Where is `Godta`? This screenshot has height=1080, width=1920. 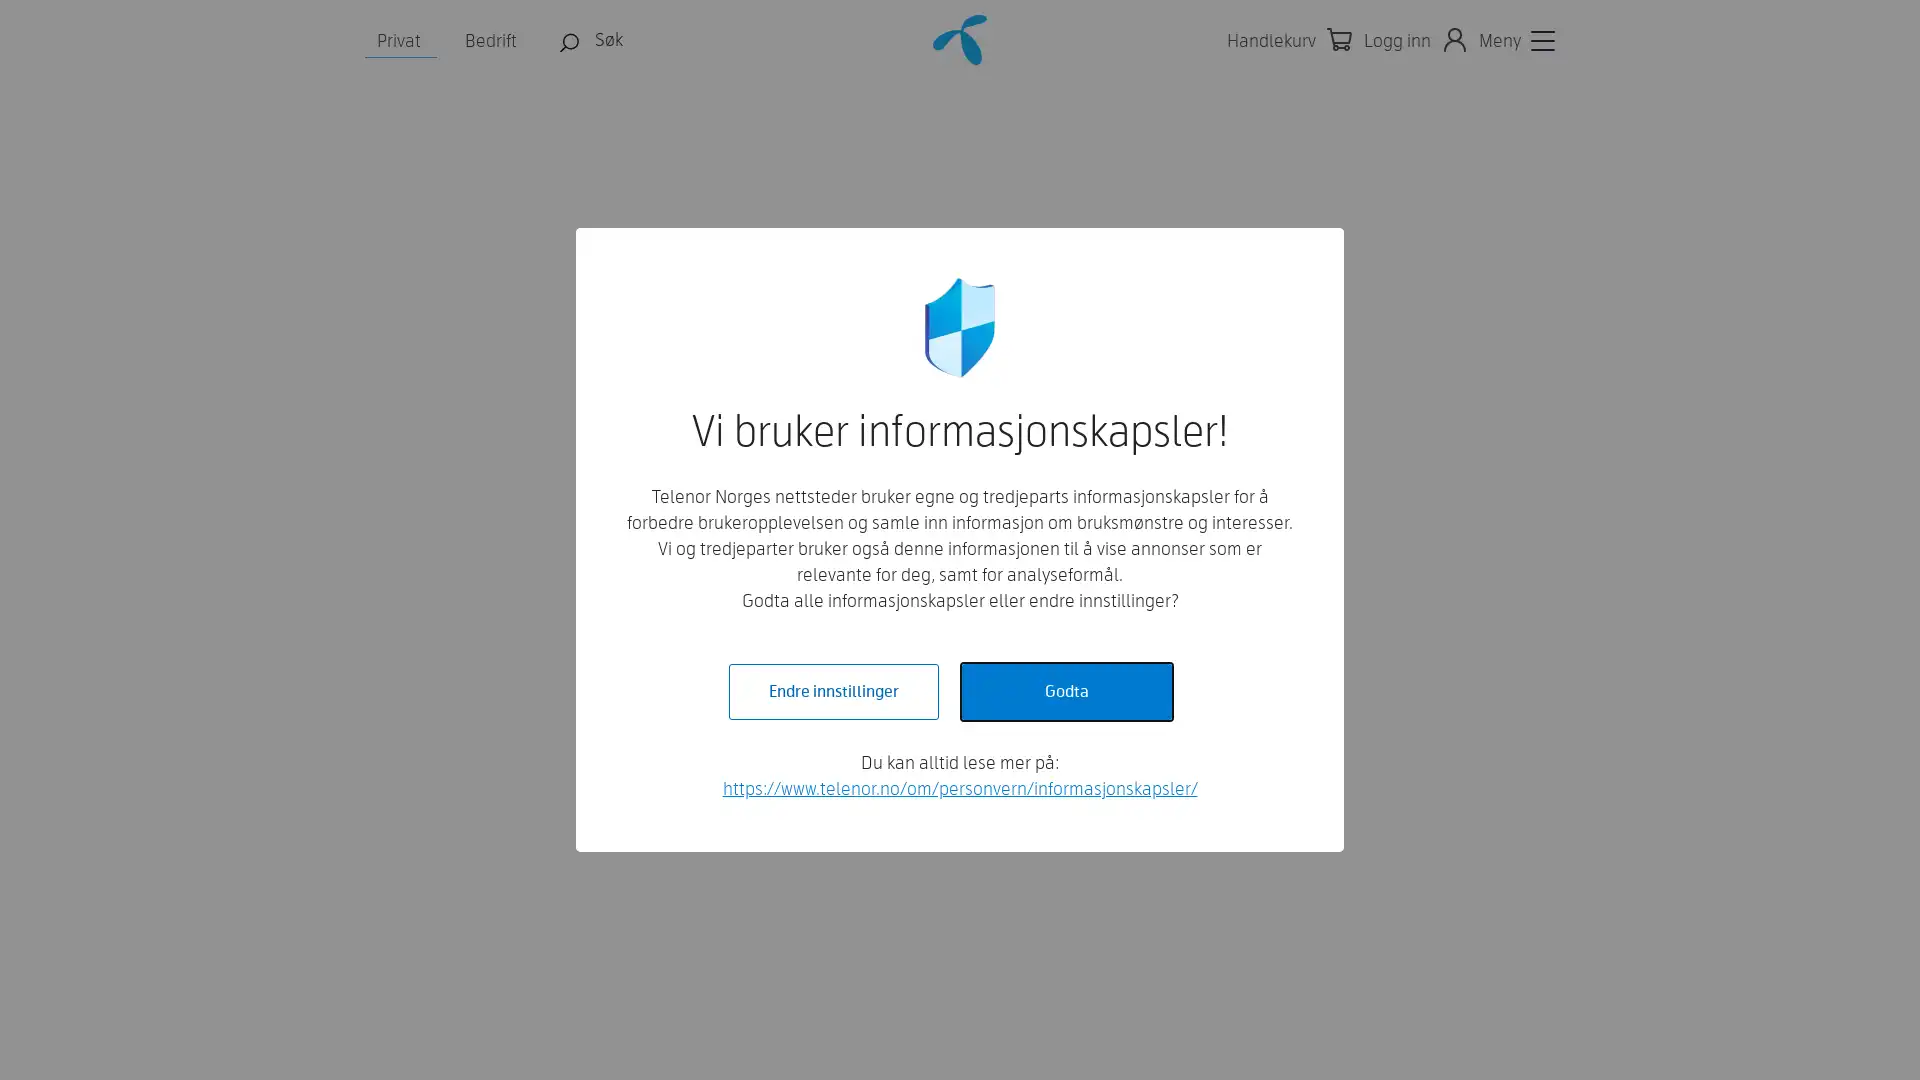
Godta is located at coordinates (1064, 690).